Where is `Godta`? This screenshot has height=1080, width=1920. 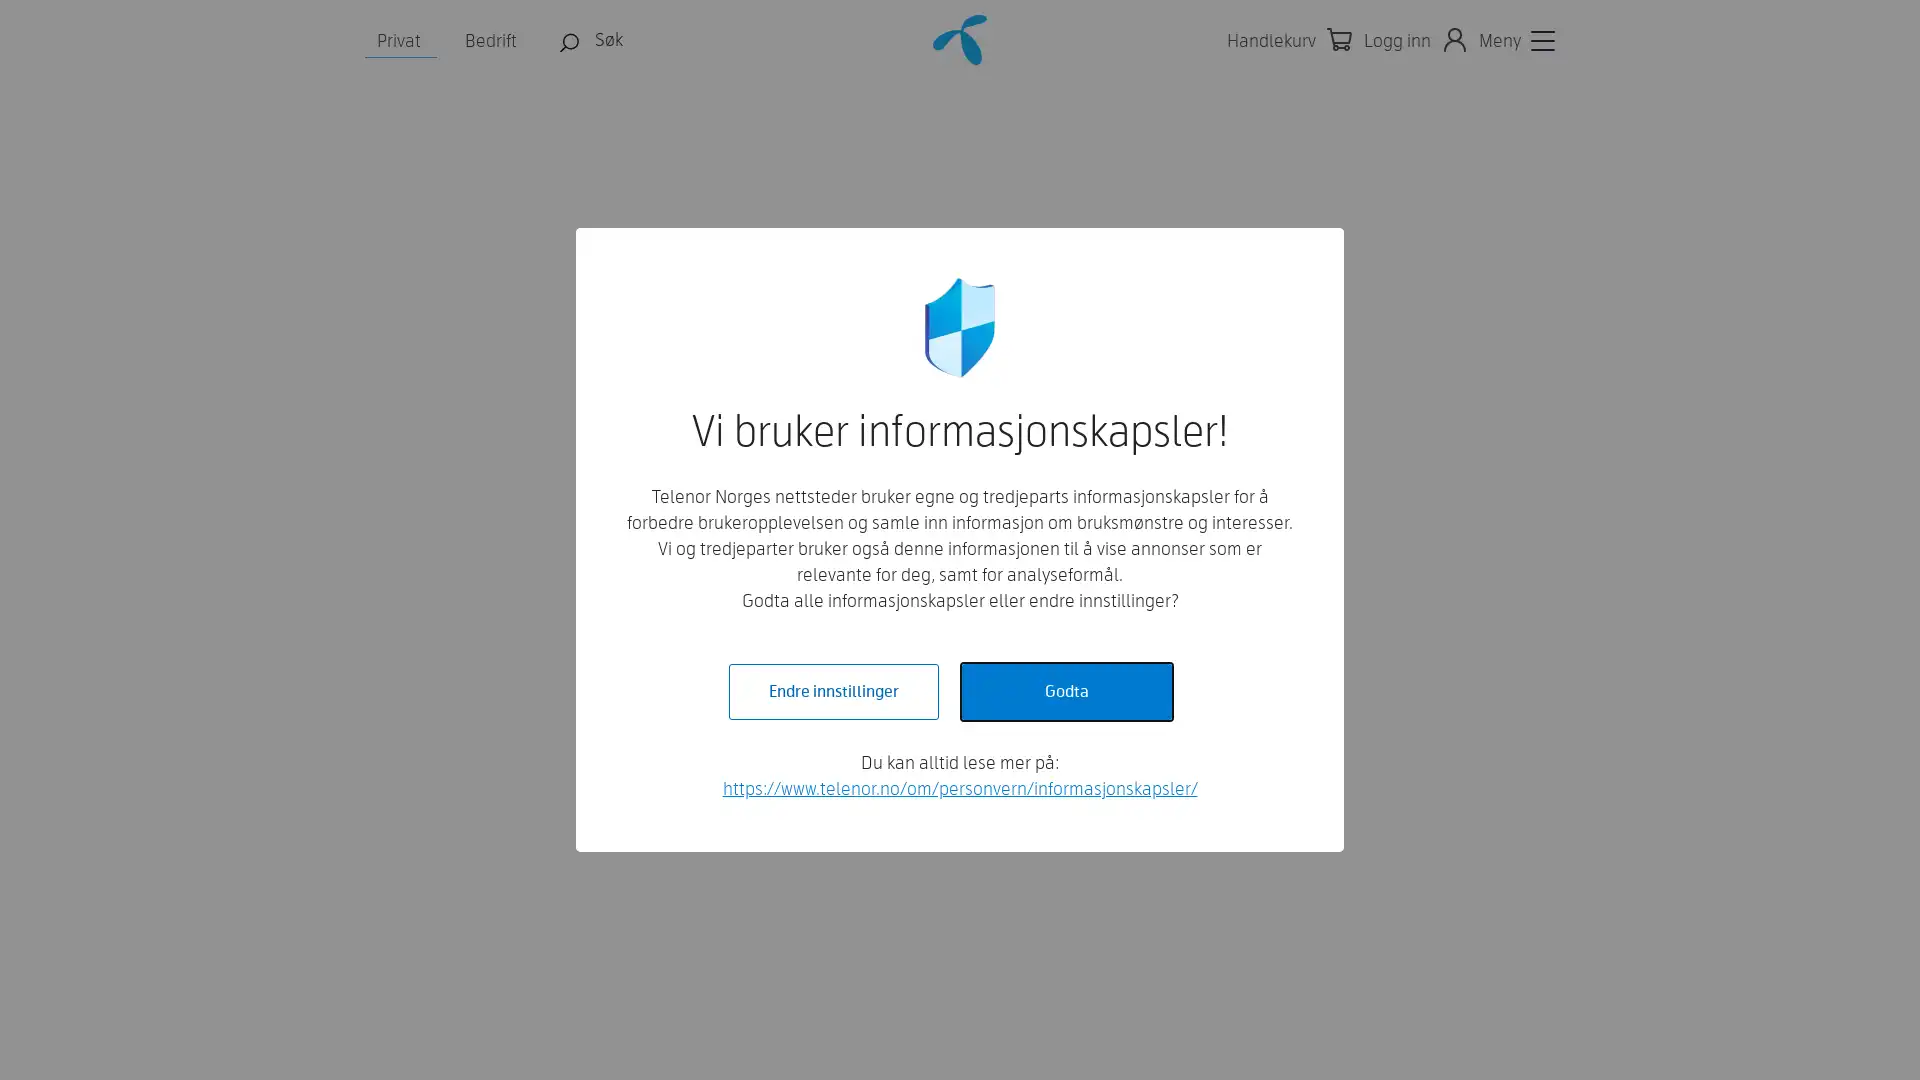
Godta is located at coordinates (1064, 690).